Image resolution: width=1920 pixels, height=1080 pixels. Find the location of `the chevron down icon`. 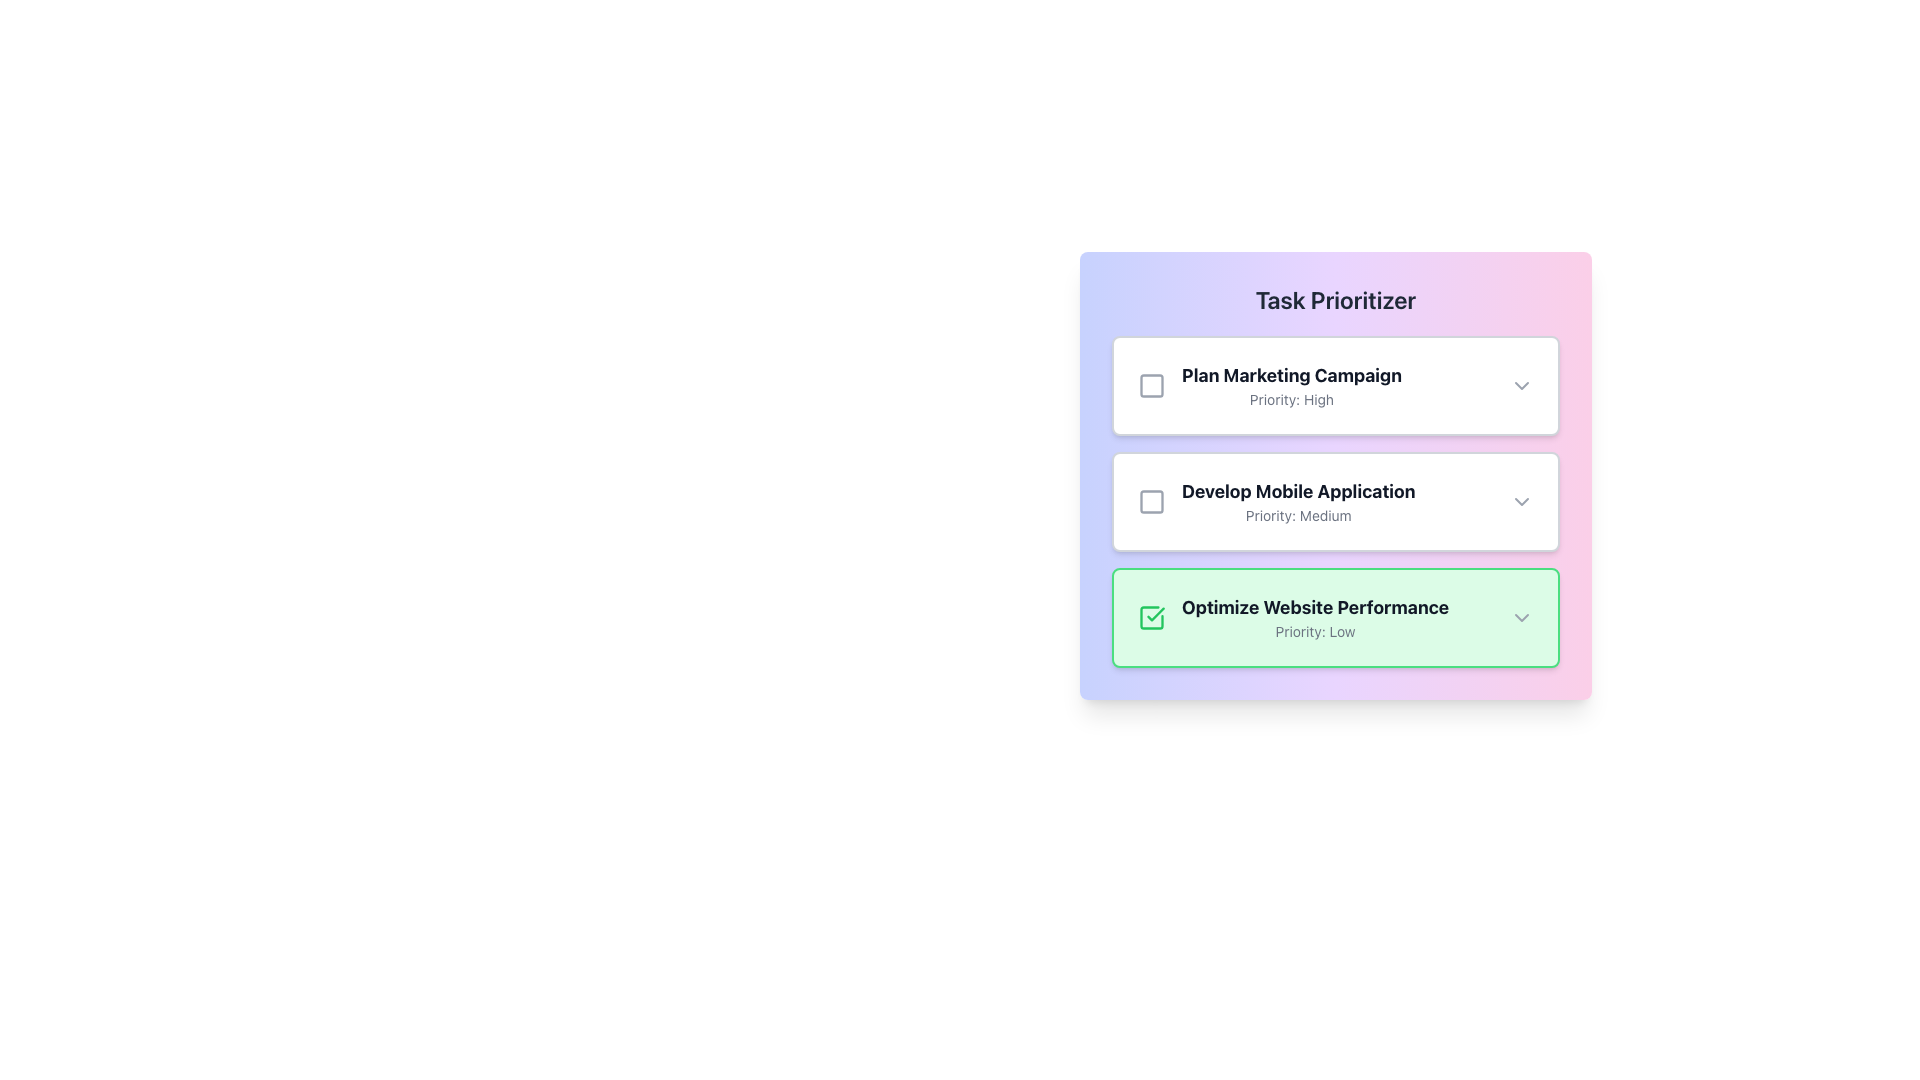

the chevron down icon is located at coordinates (1520, 500).